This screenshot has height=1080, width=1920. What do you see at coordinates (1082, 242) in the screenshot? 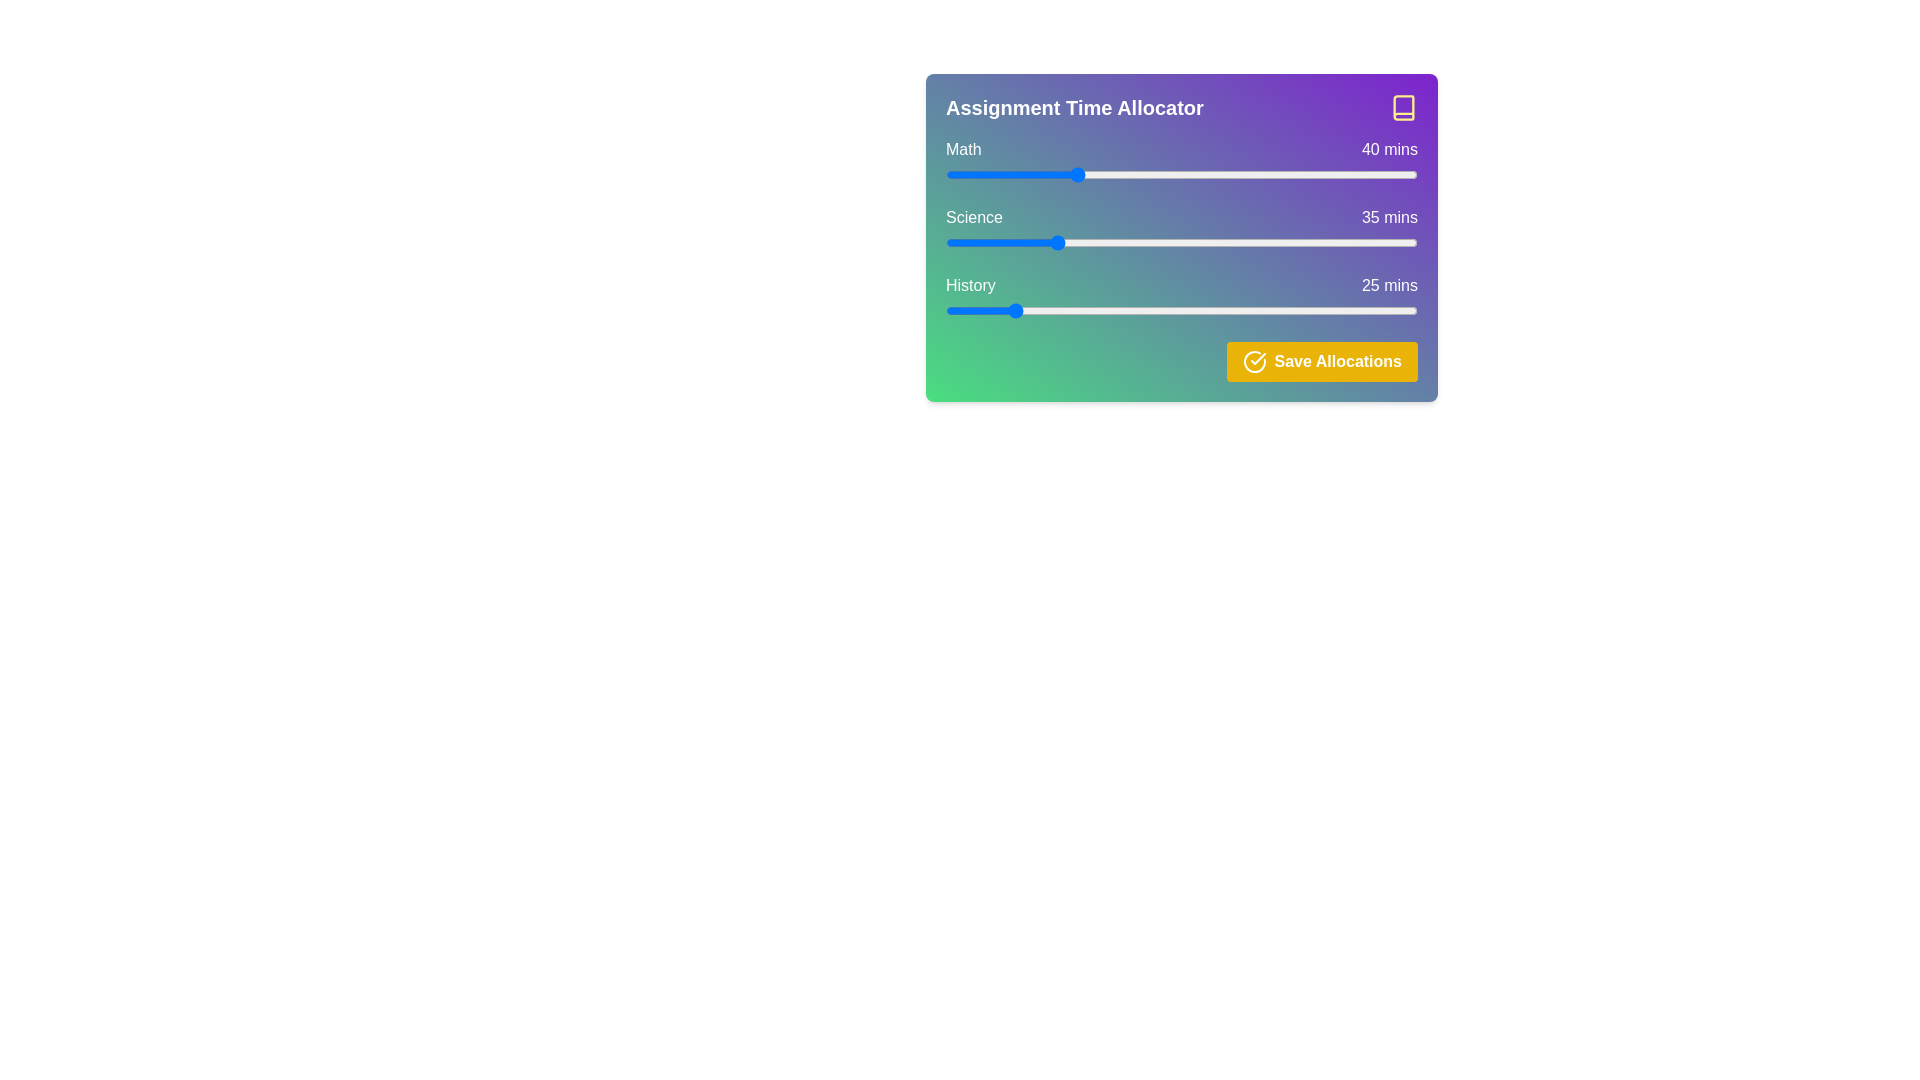
I see `time allocation for Science` at bounding box center [1082, 242].